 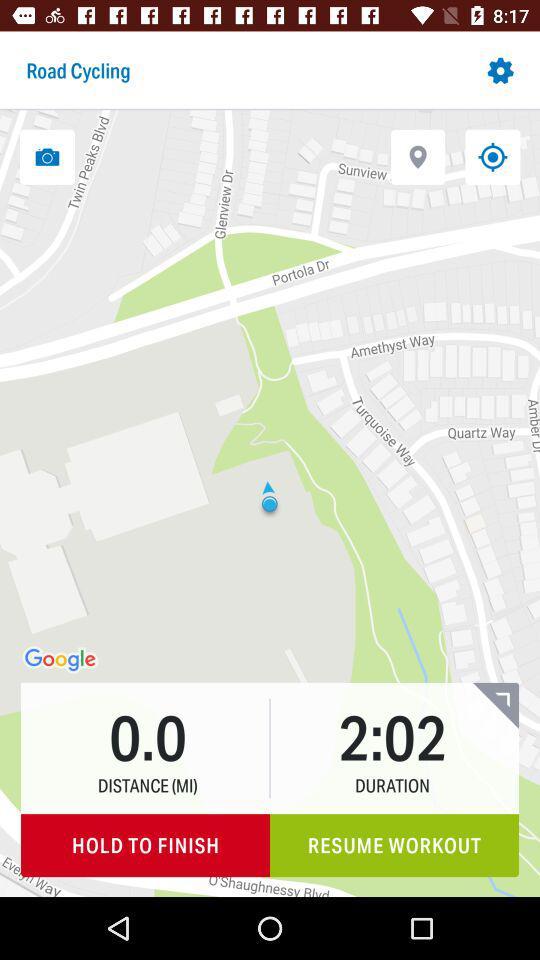 What do you see at coordinates (494, 639) in the screenshot?
I see `the avatar icon` at bounding box center [494, 639].